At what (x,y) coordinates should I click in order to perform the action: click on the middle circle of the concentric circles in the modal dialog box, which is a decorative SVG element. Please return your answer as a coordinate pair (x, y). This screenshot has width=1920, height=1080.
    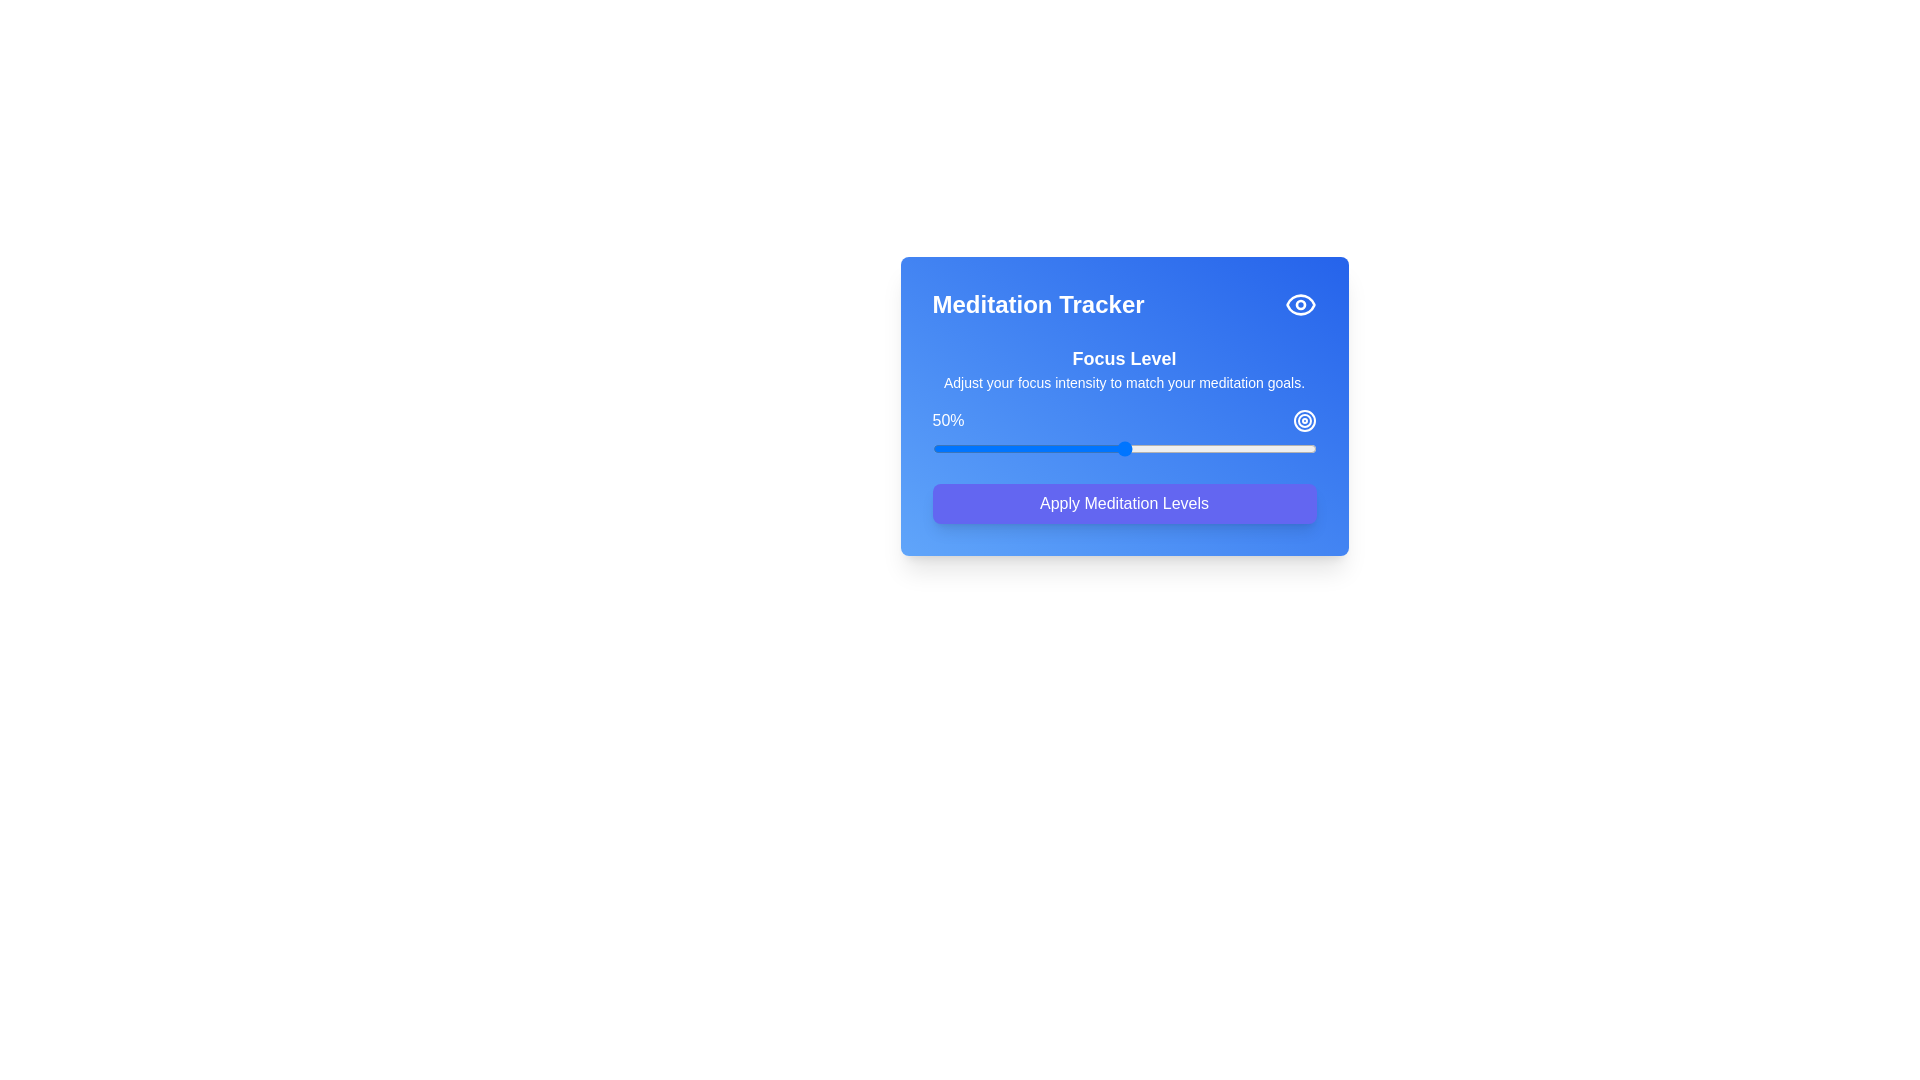
    Looking at the image, I should click on (1304, 419).